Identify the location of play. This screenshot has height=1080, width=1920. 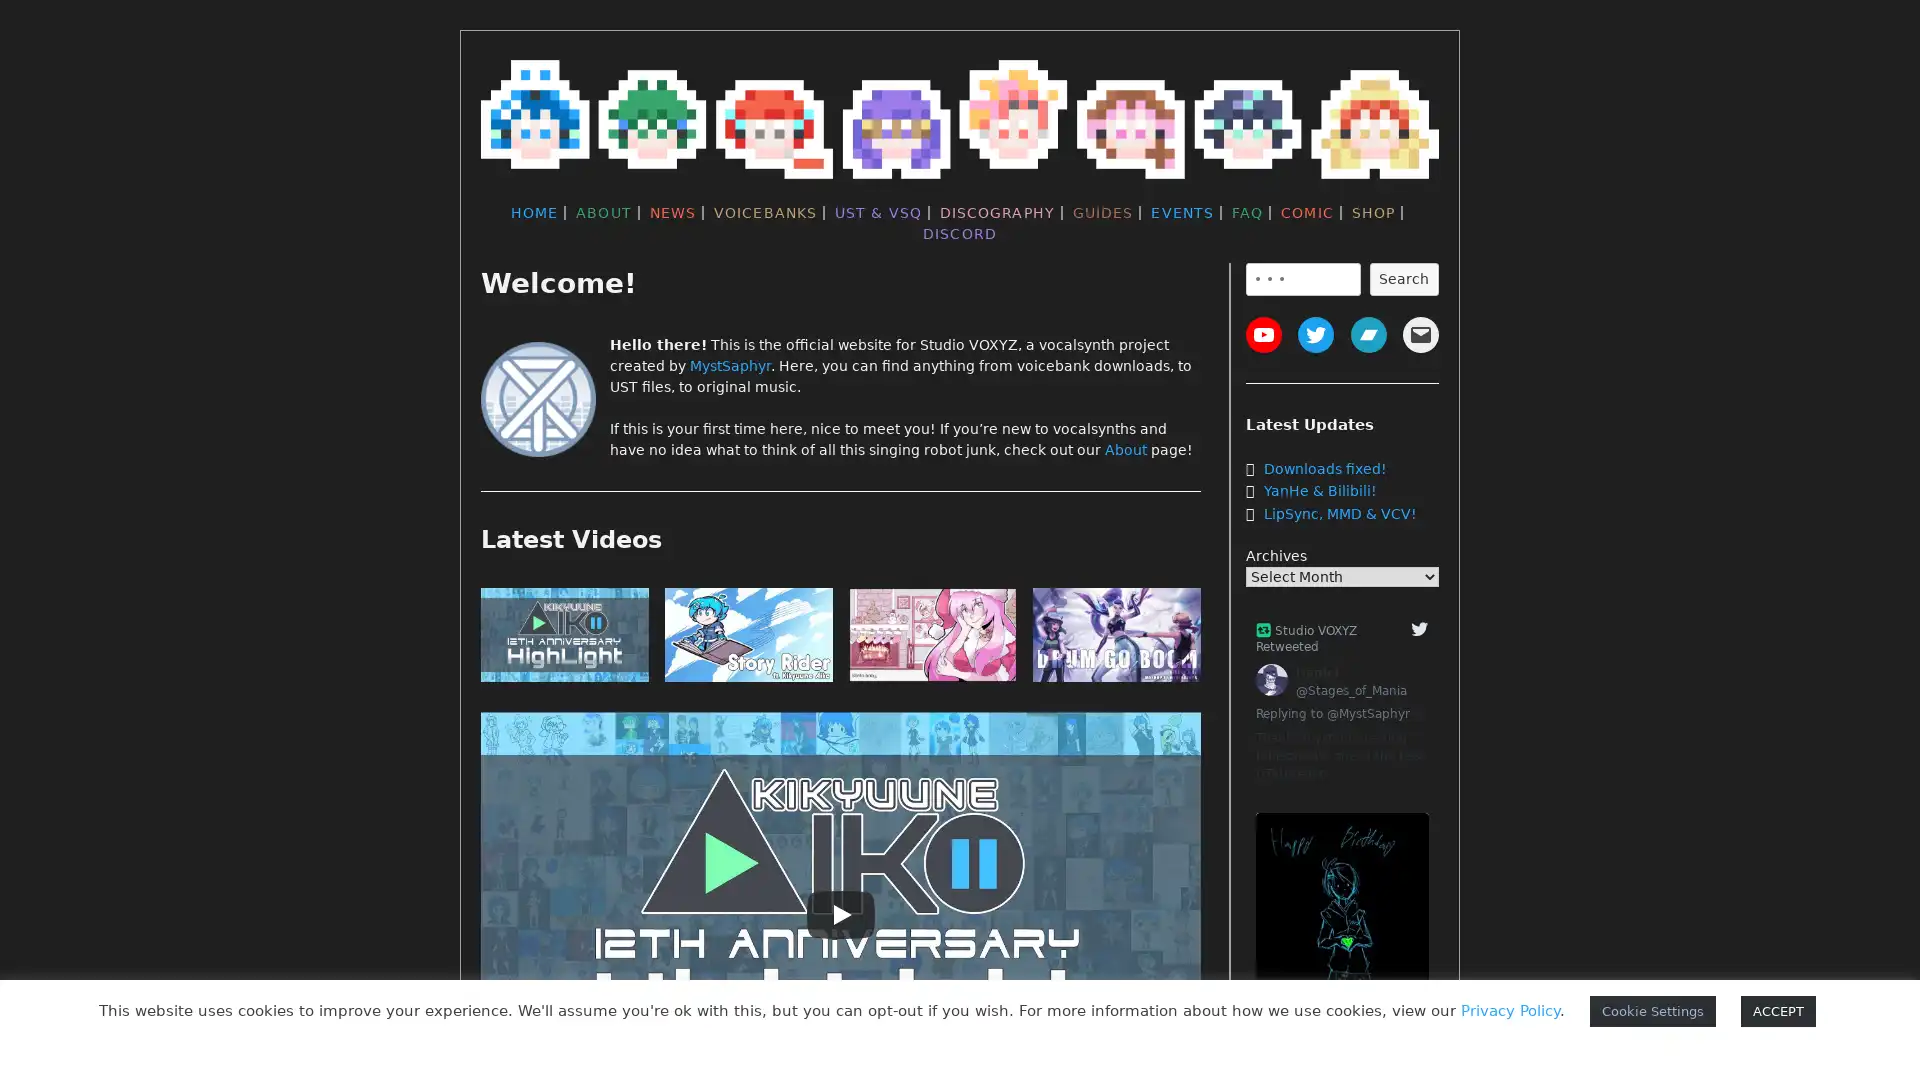
(1116, 639).